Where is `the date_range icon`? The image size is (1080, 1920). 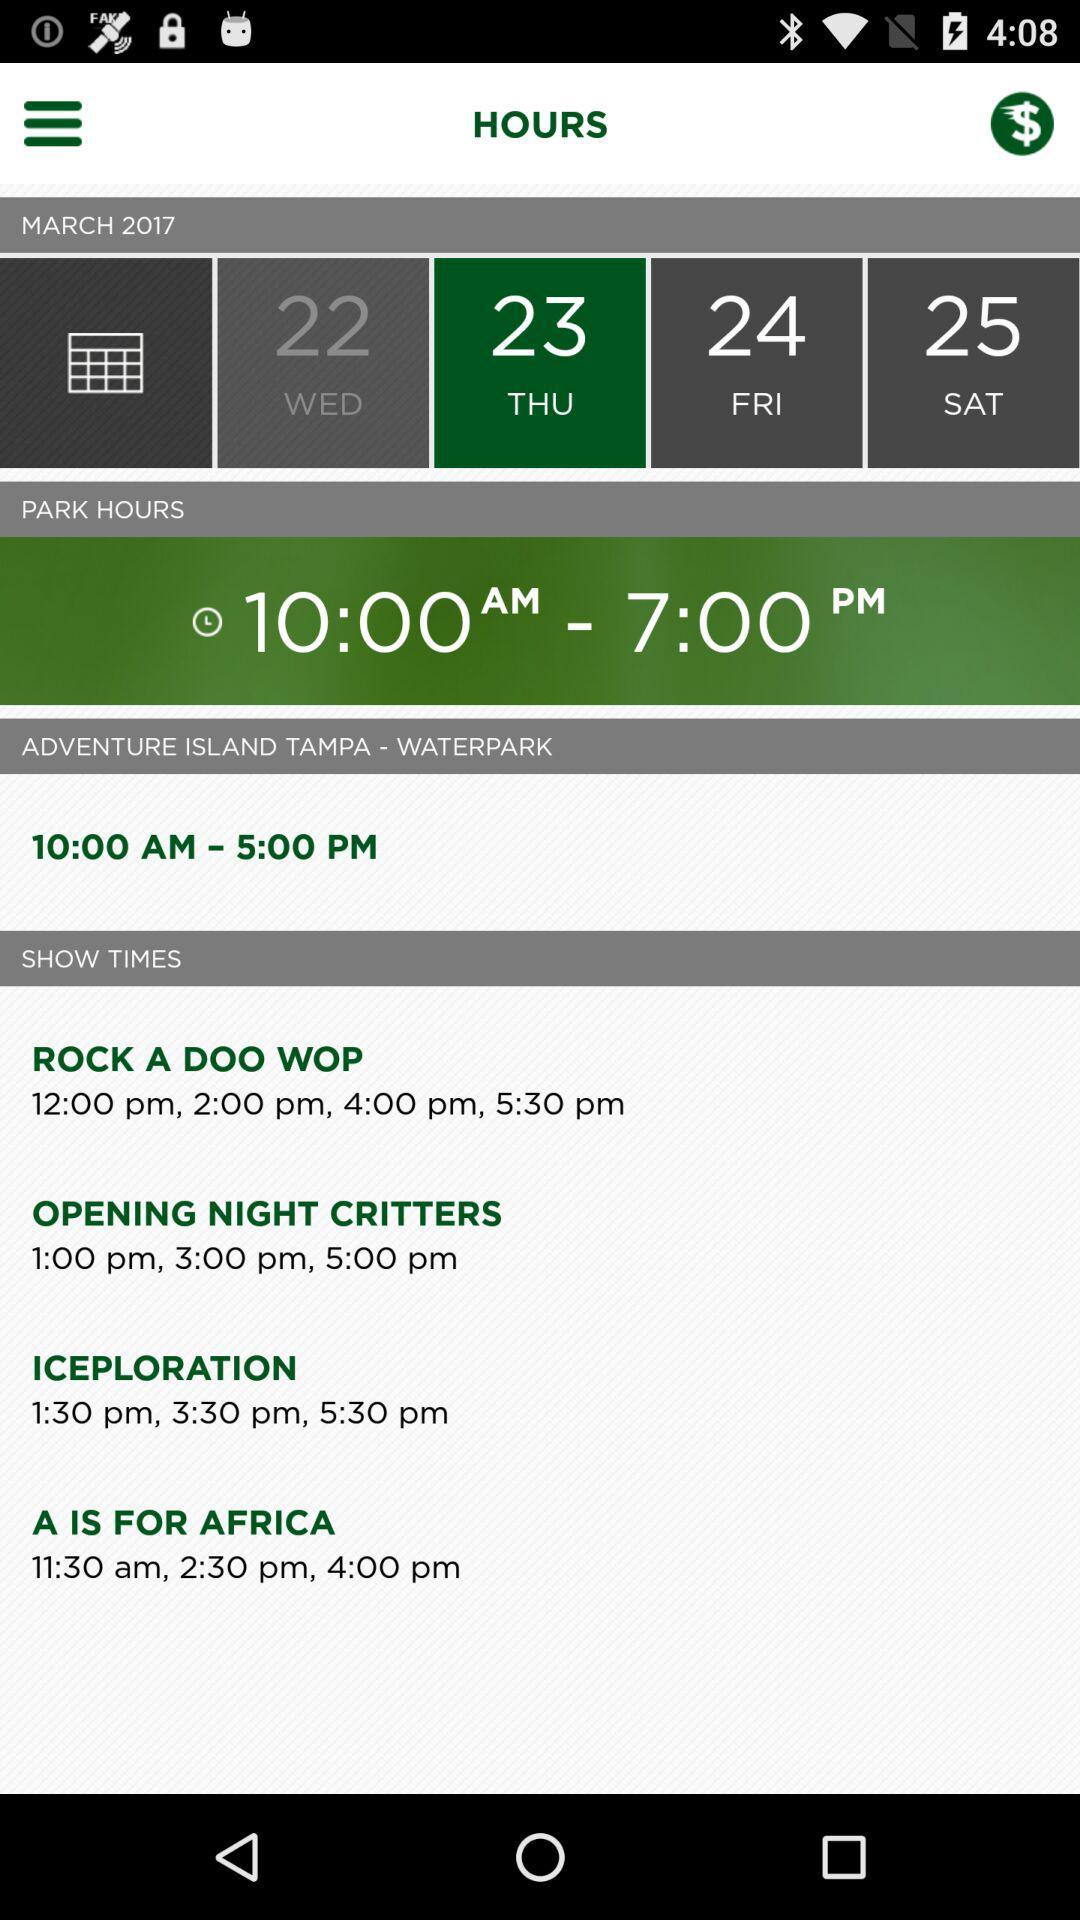 the date_range icon is located at coordinates (105, 388).